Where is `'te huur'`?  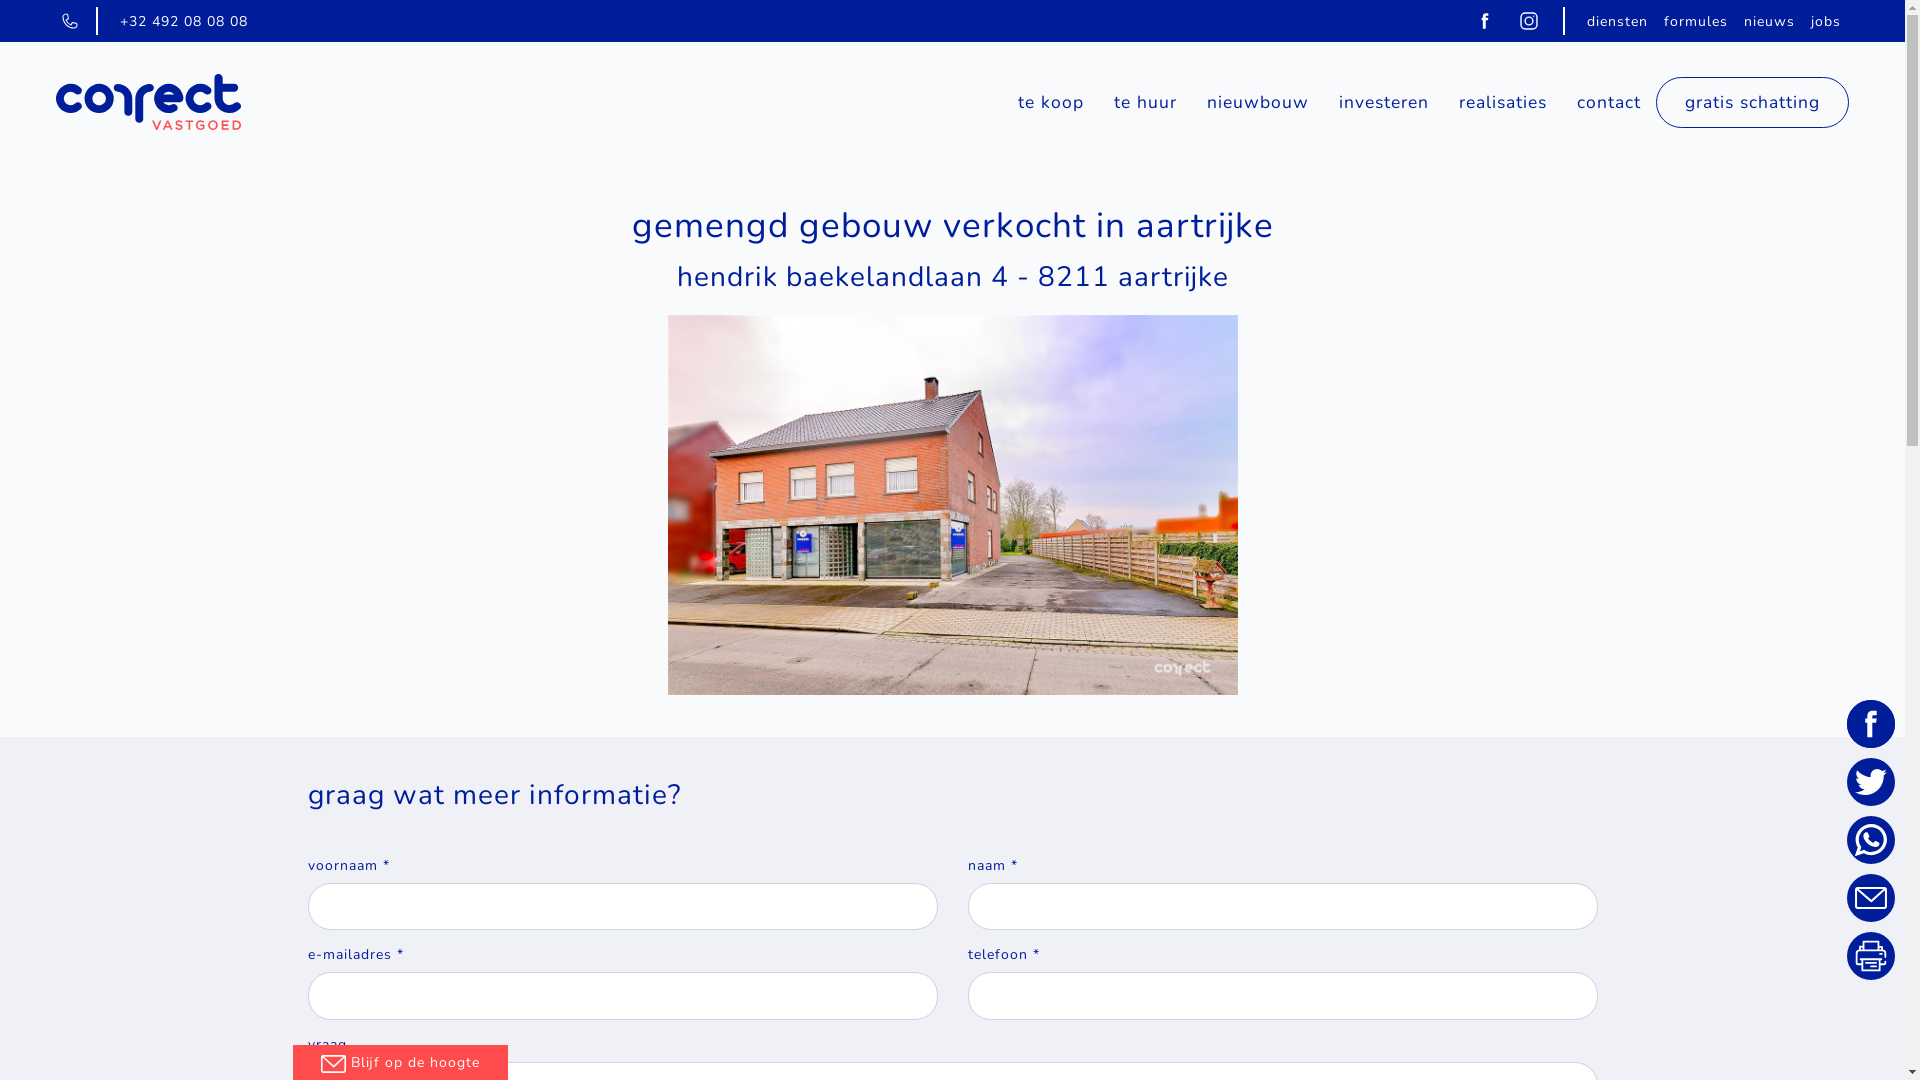 'te huur' is located at coordinates (1145, 101).